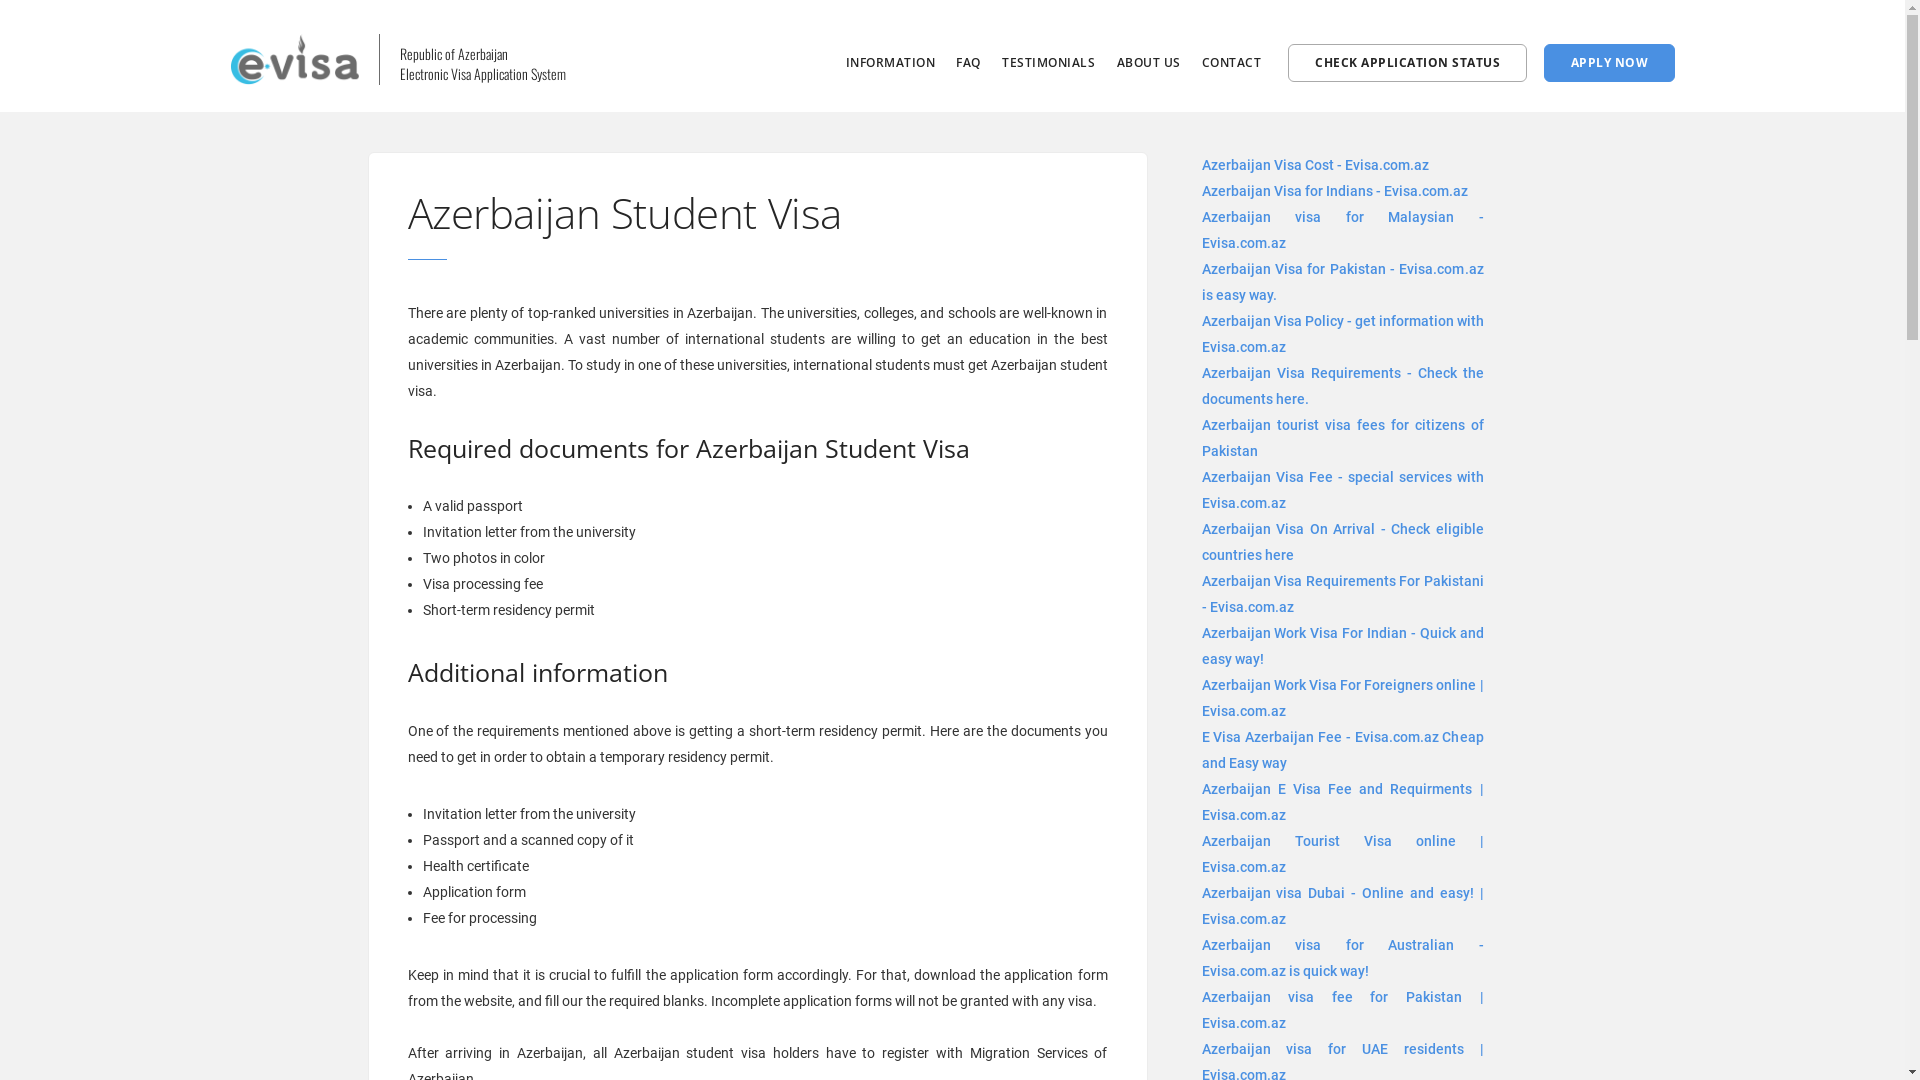  What do you see at coordinates (1343, 281) in the screenshot?
I see `'Azerbaijan Visa for Pakistan - Evisa.com.az is easy way.'` at bounding box center [1343, 281].